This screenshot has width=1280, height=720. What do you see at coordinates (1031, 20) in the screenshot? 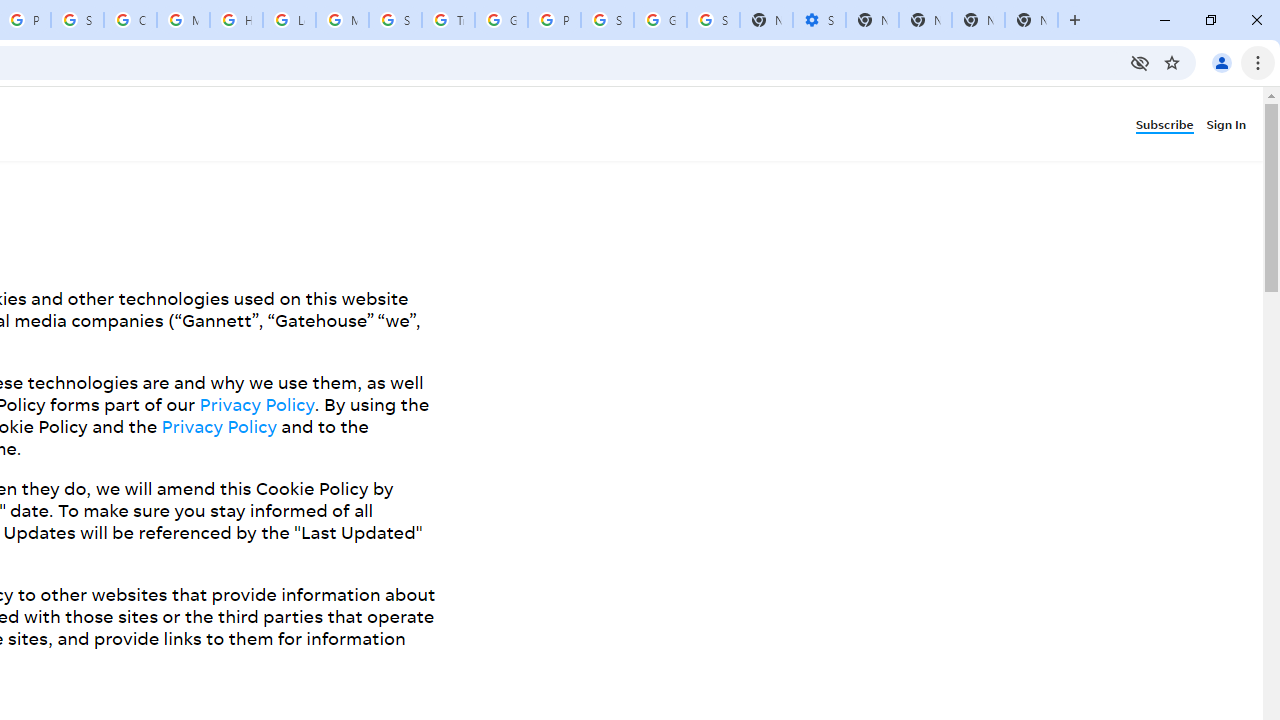
I see `'New Tab'` at bounding box center [1031, 20].